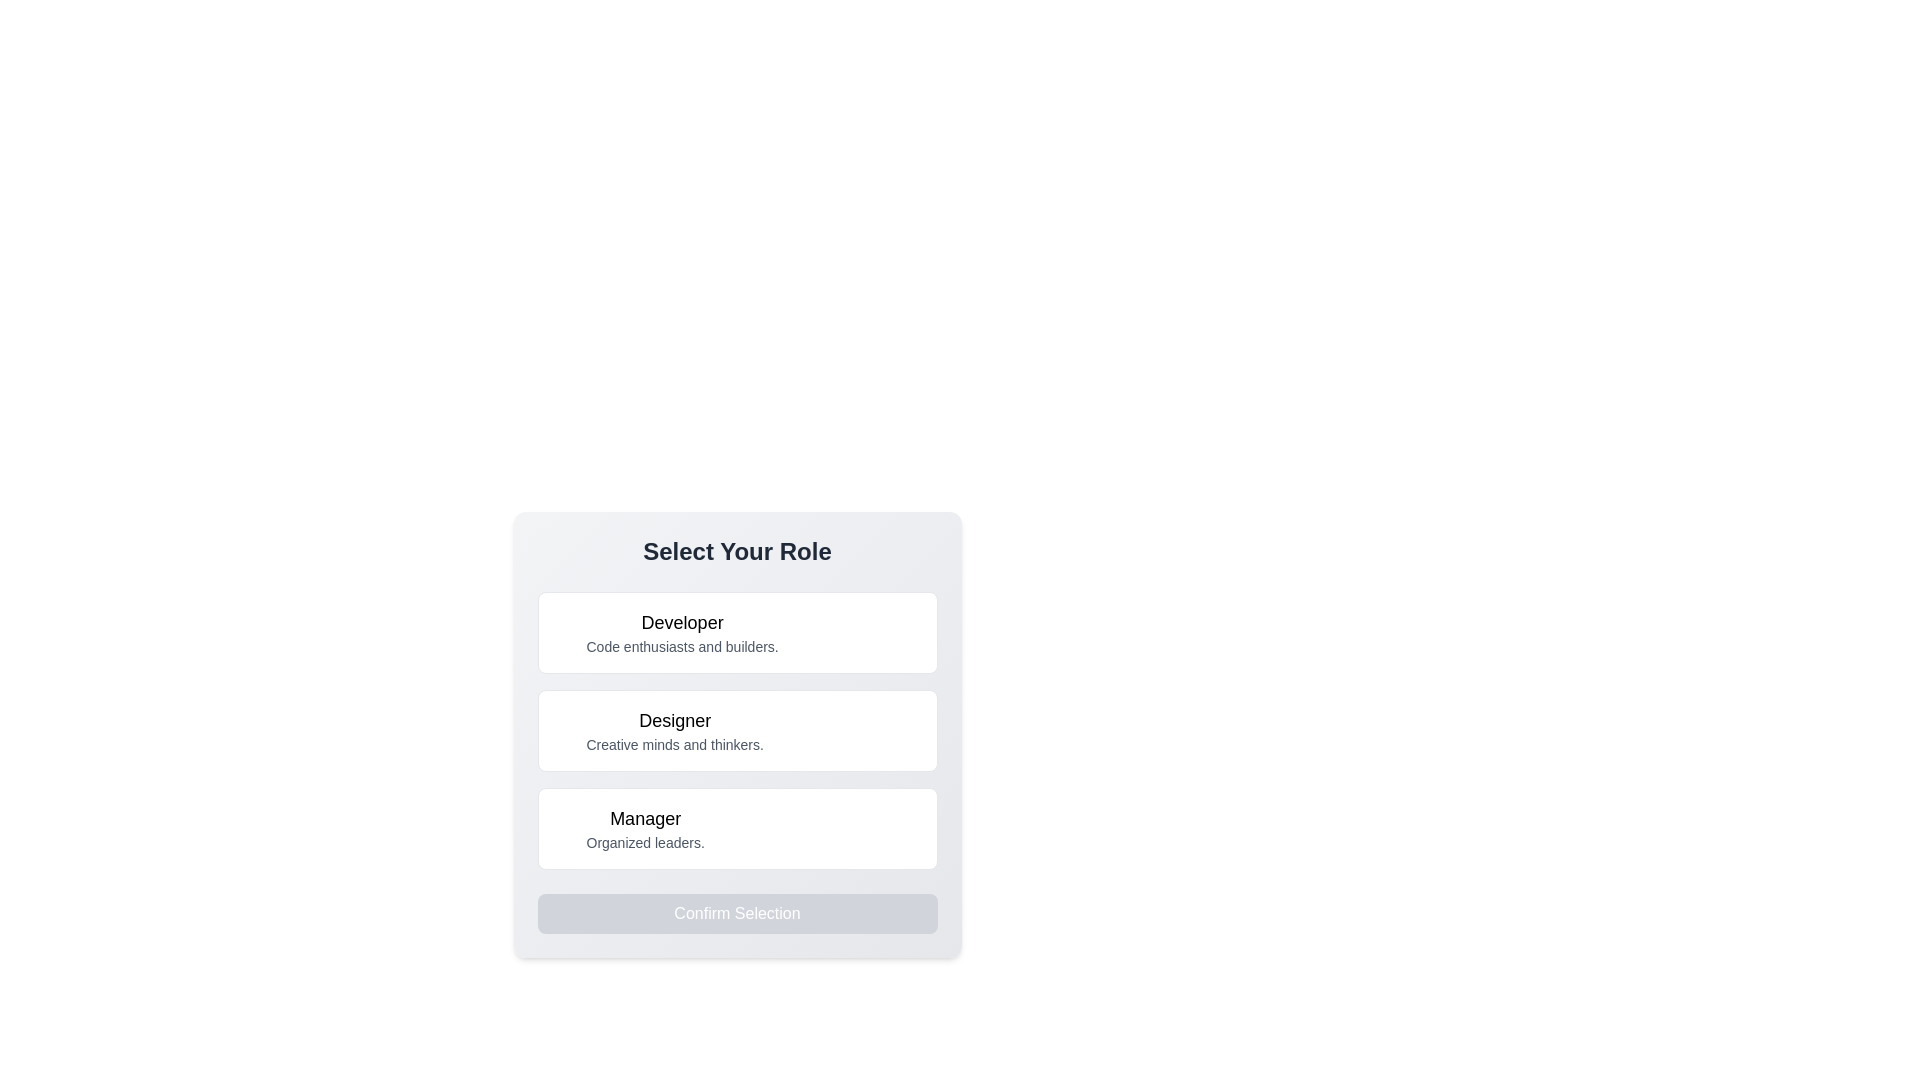 This screenshot has height=1080, width=1920. What do you see at coordinates (675, 721) in the screenshot?
I see `the Text Label for the role selection, which is positioned above the descriptive phrase` at bounding box center [675, 721].